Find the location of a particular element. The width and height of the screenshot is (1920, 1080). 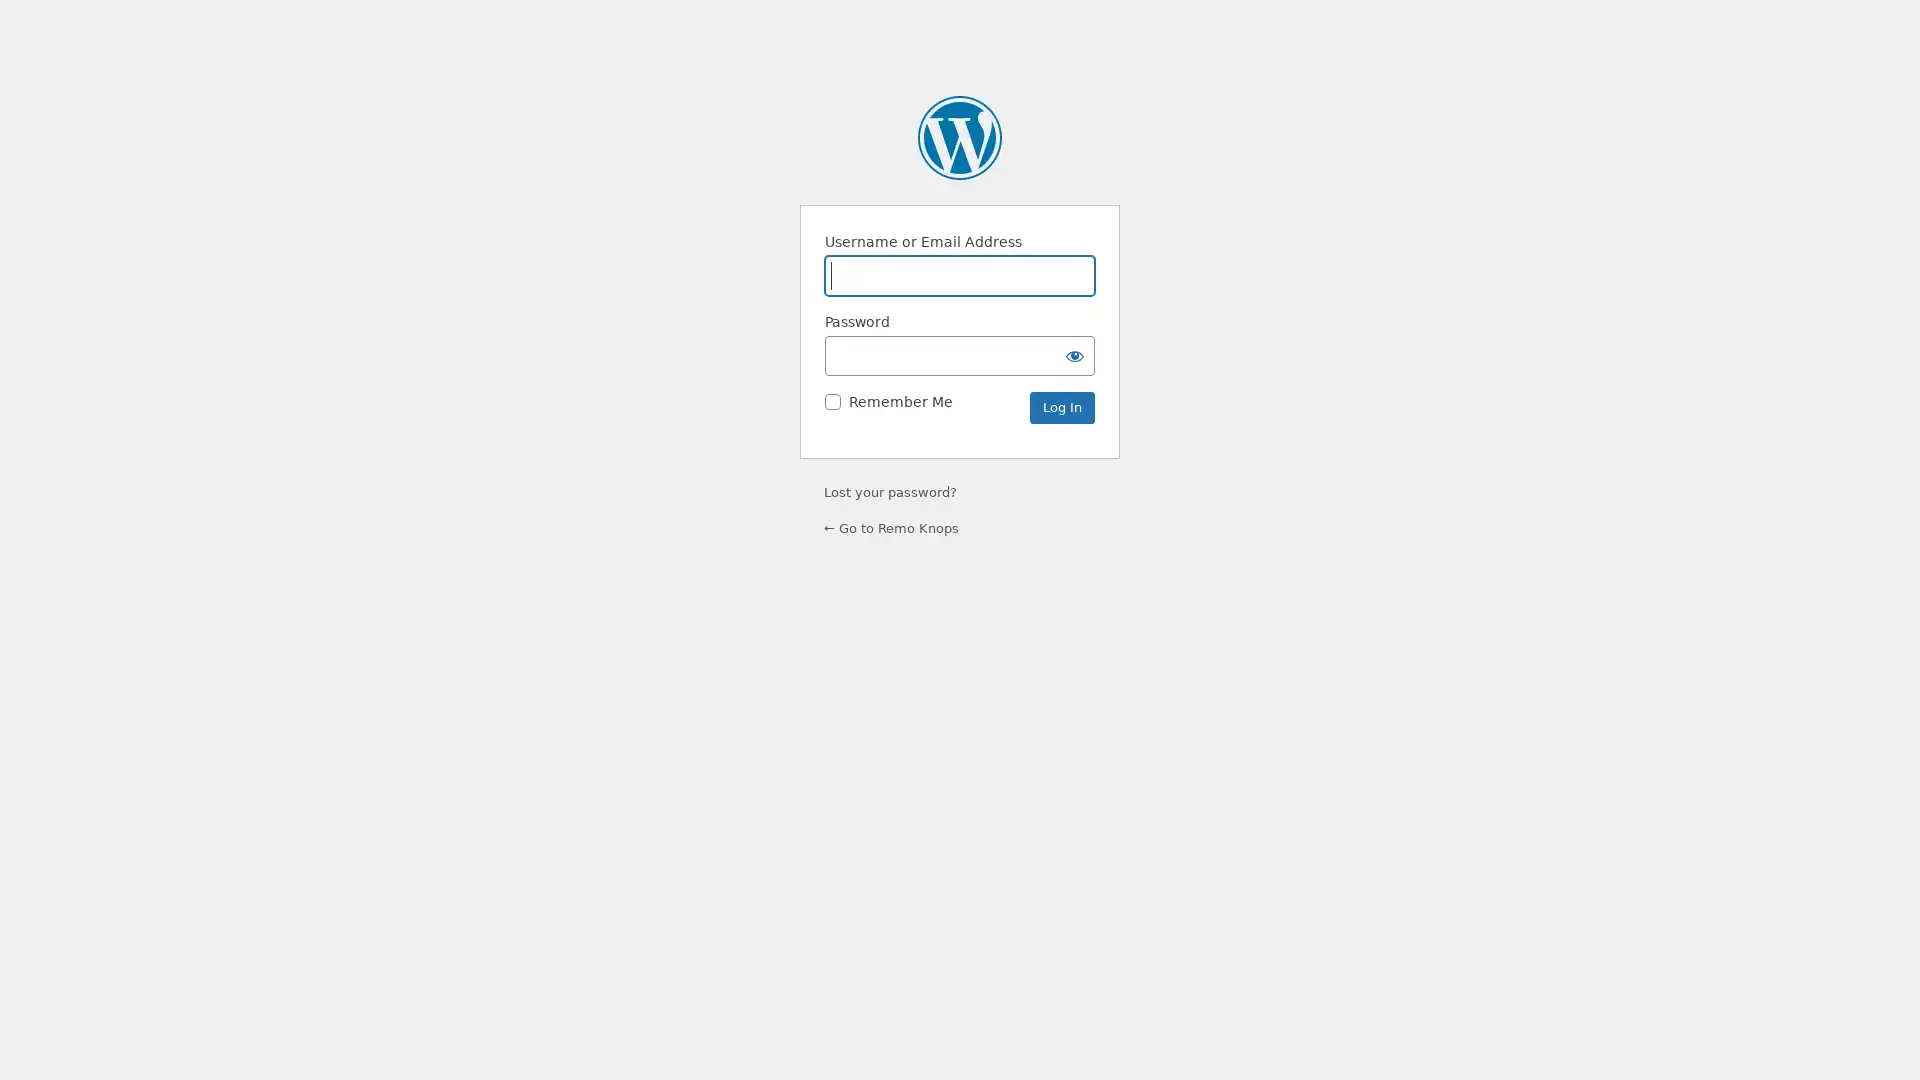

Log In is located at coordinates (1061, 407).